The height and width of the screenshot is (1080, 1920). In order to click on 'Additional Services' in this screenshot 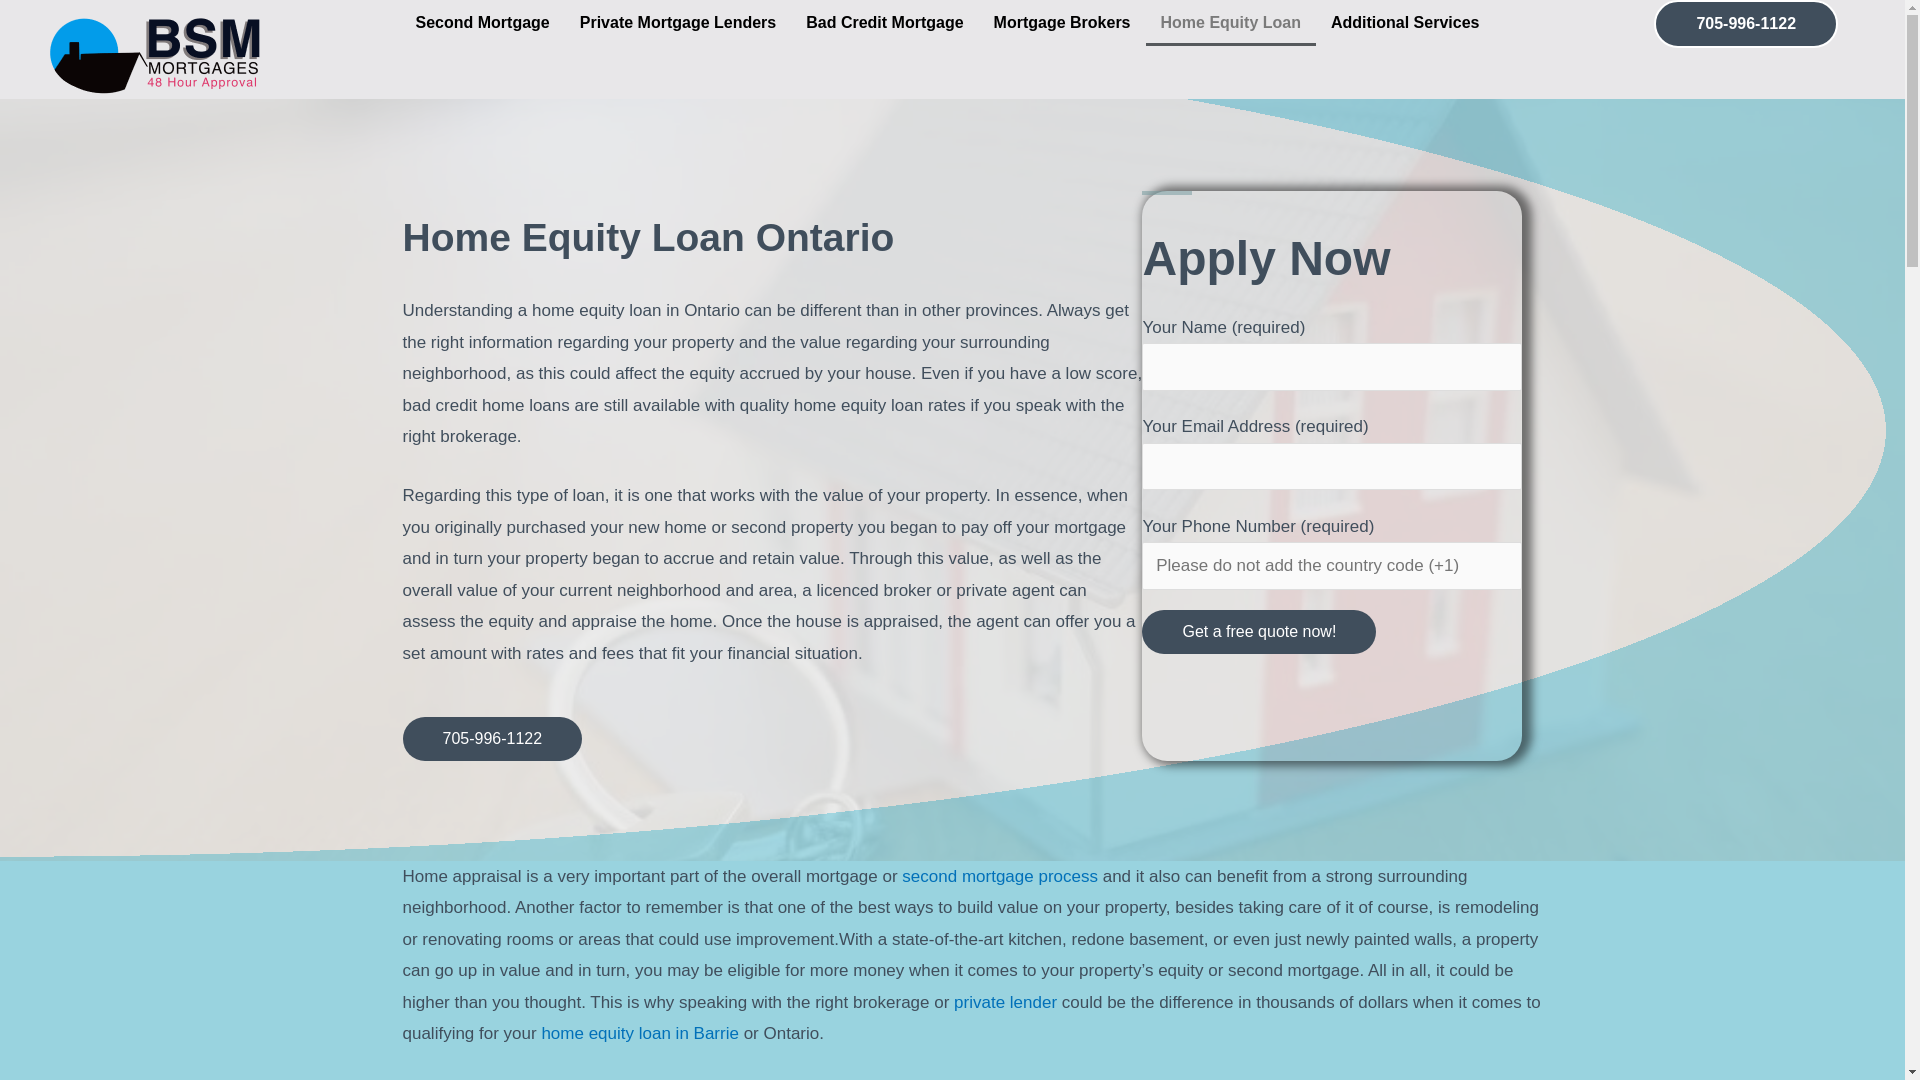, I will do `click(1409, 23)`.